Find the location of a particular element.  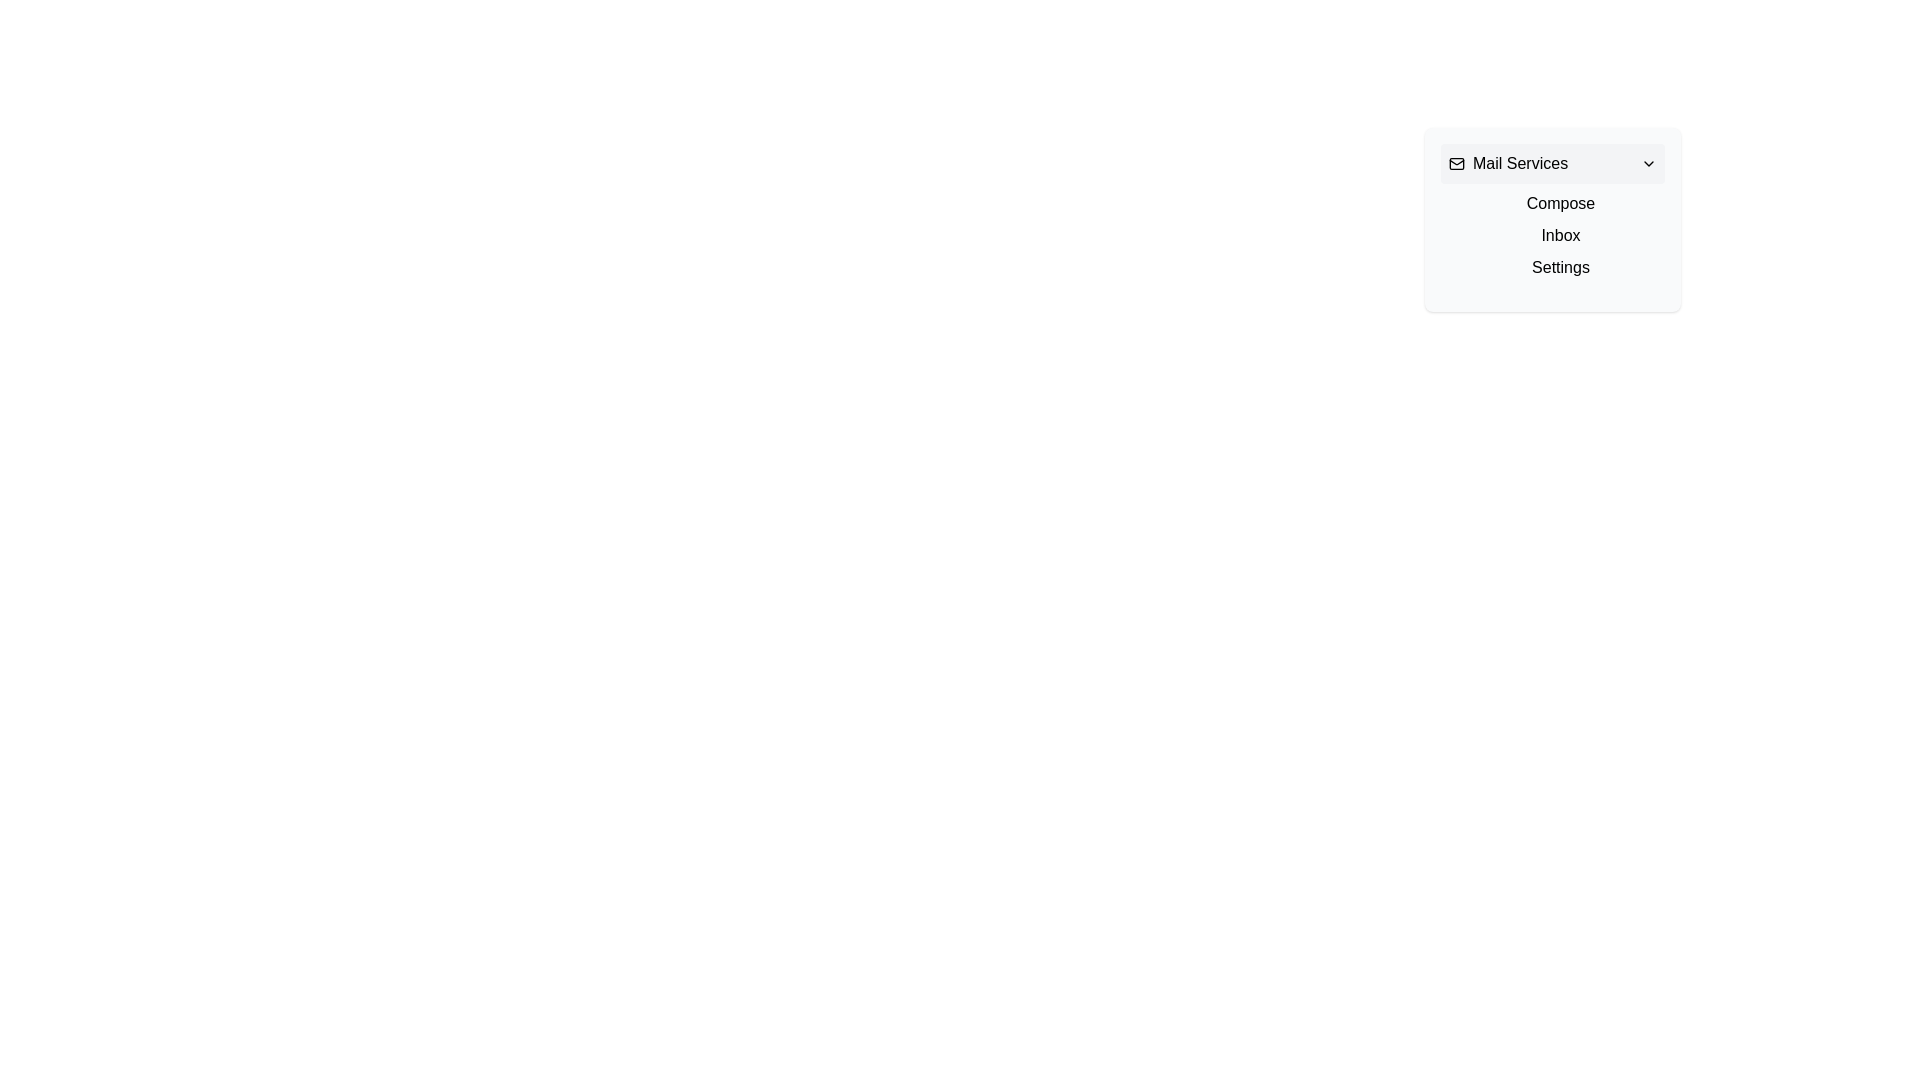

the 'Compose' text label in the dropdown menu, which is styled with a pointer cursor when hovered and changes to blue when clicked is located at coordinates (1559, 204).